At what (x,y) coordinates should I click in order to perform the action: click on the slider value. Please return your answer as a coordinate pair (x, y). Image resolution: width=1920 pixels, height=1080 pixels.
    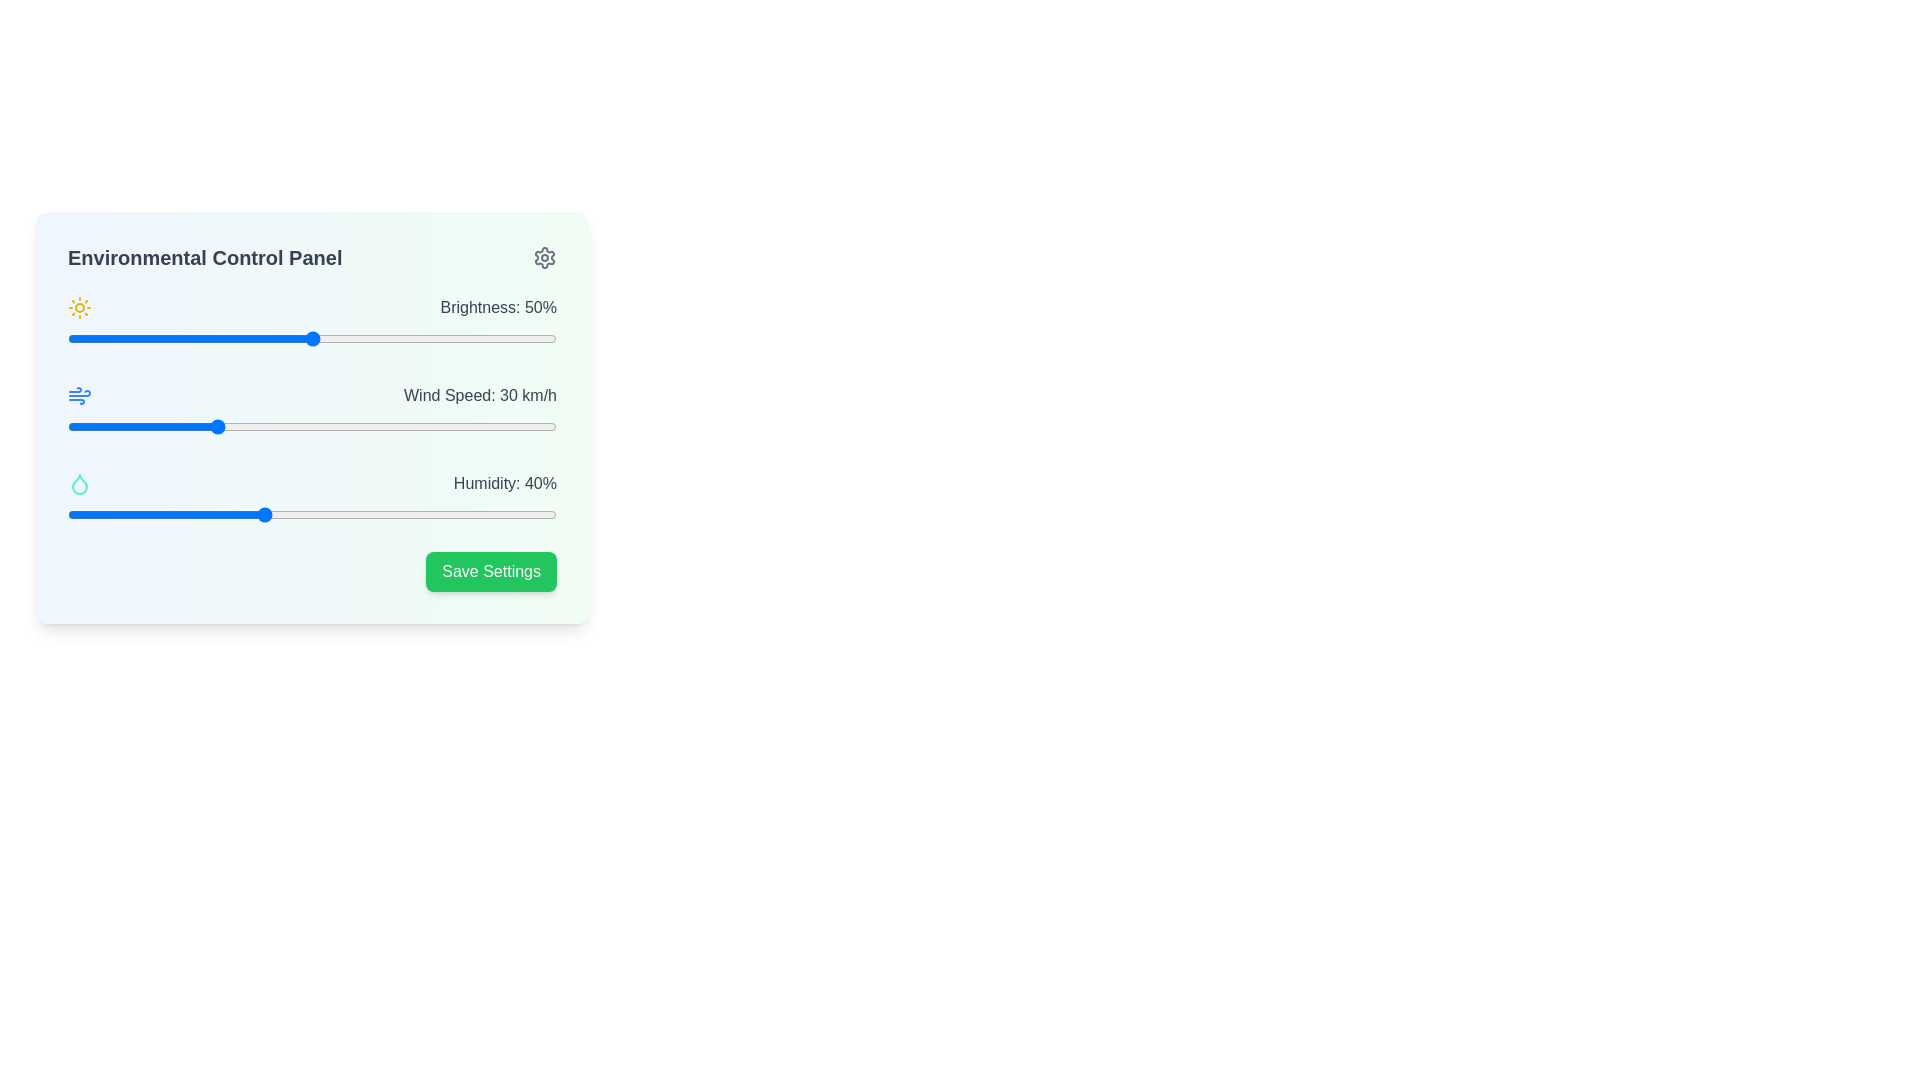
    Looking at the image, I should click on (86, 338).